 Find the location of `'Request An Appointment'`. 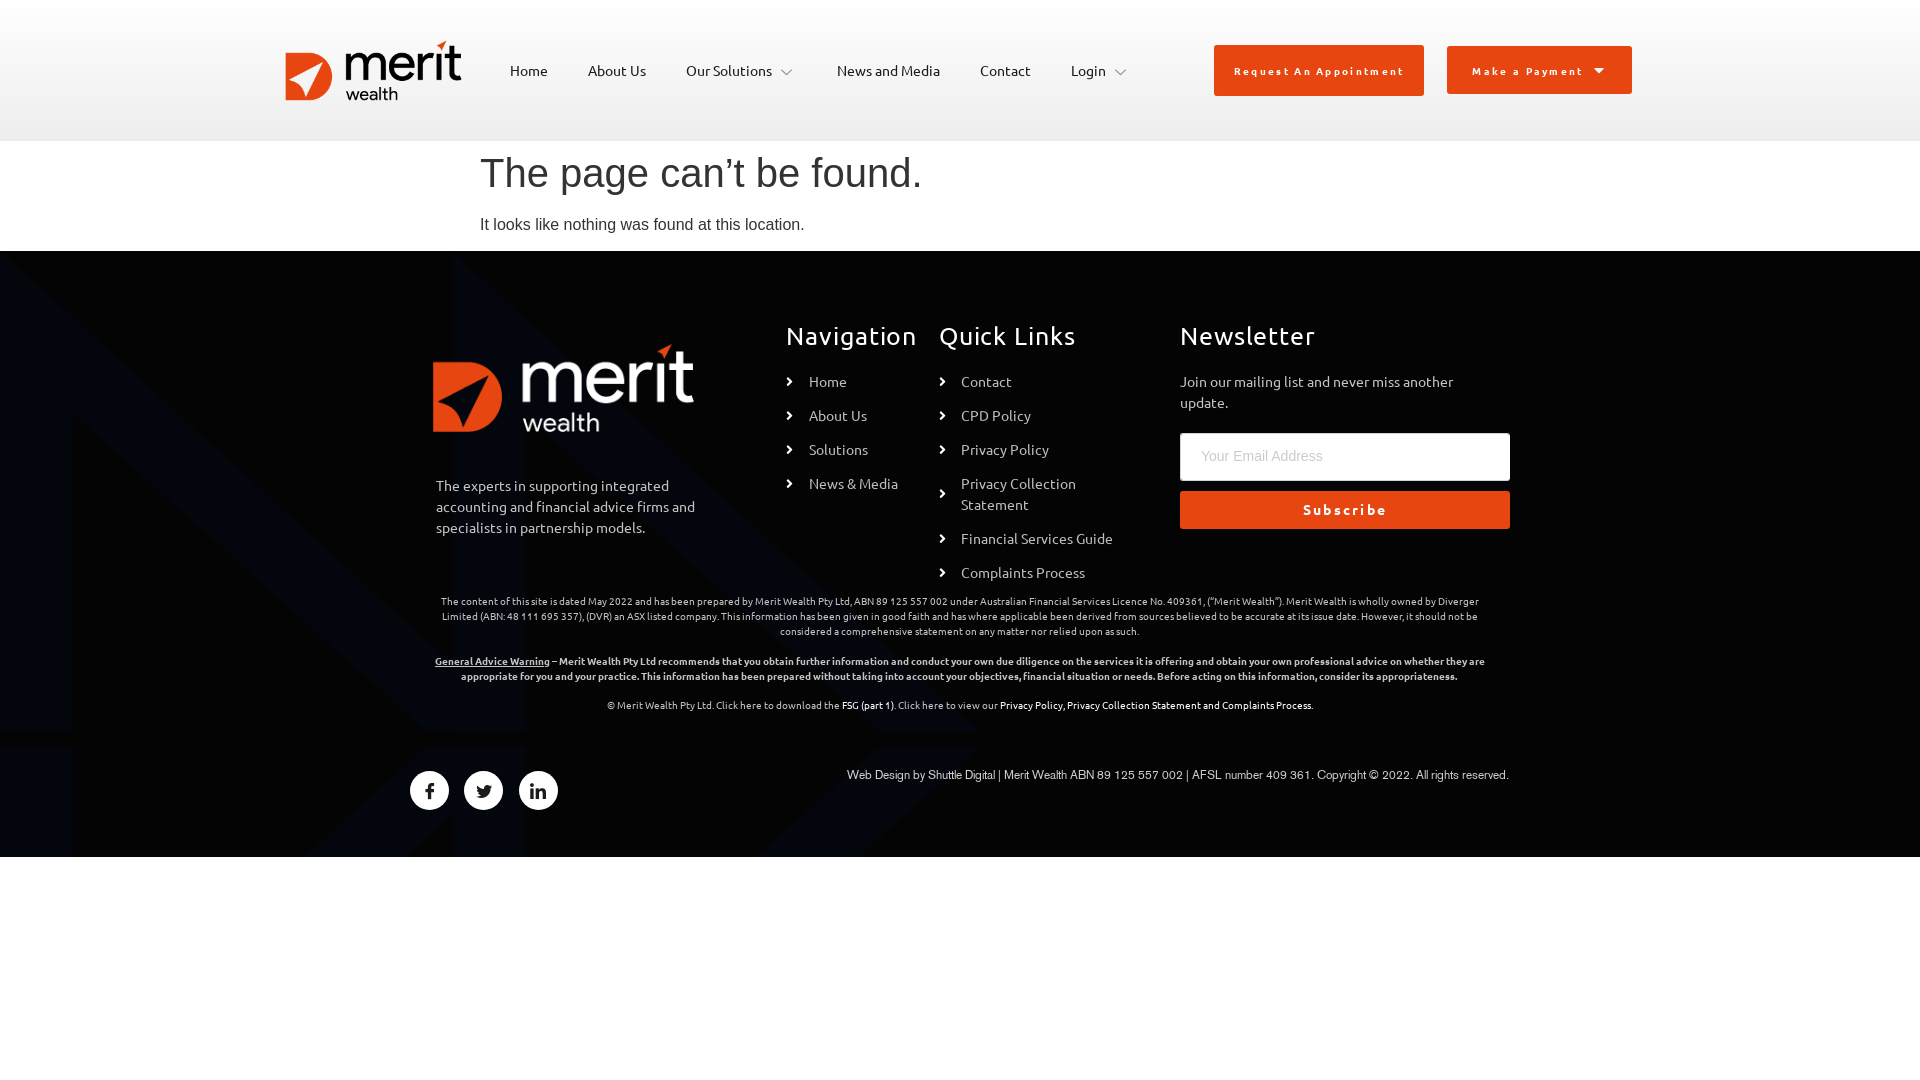

'Request An Appointment' is located at coordinates (1319, 69).